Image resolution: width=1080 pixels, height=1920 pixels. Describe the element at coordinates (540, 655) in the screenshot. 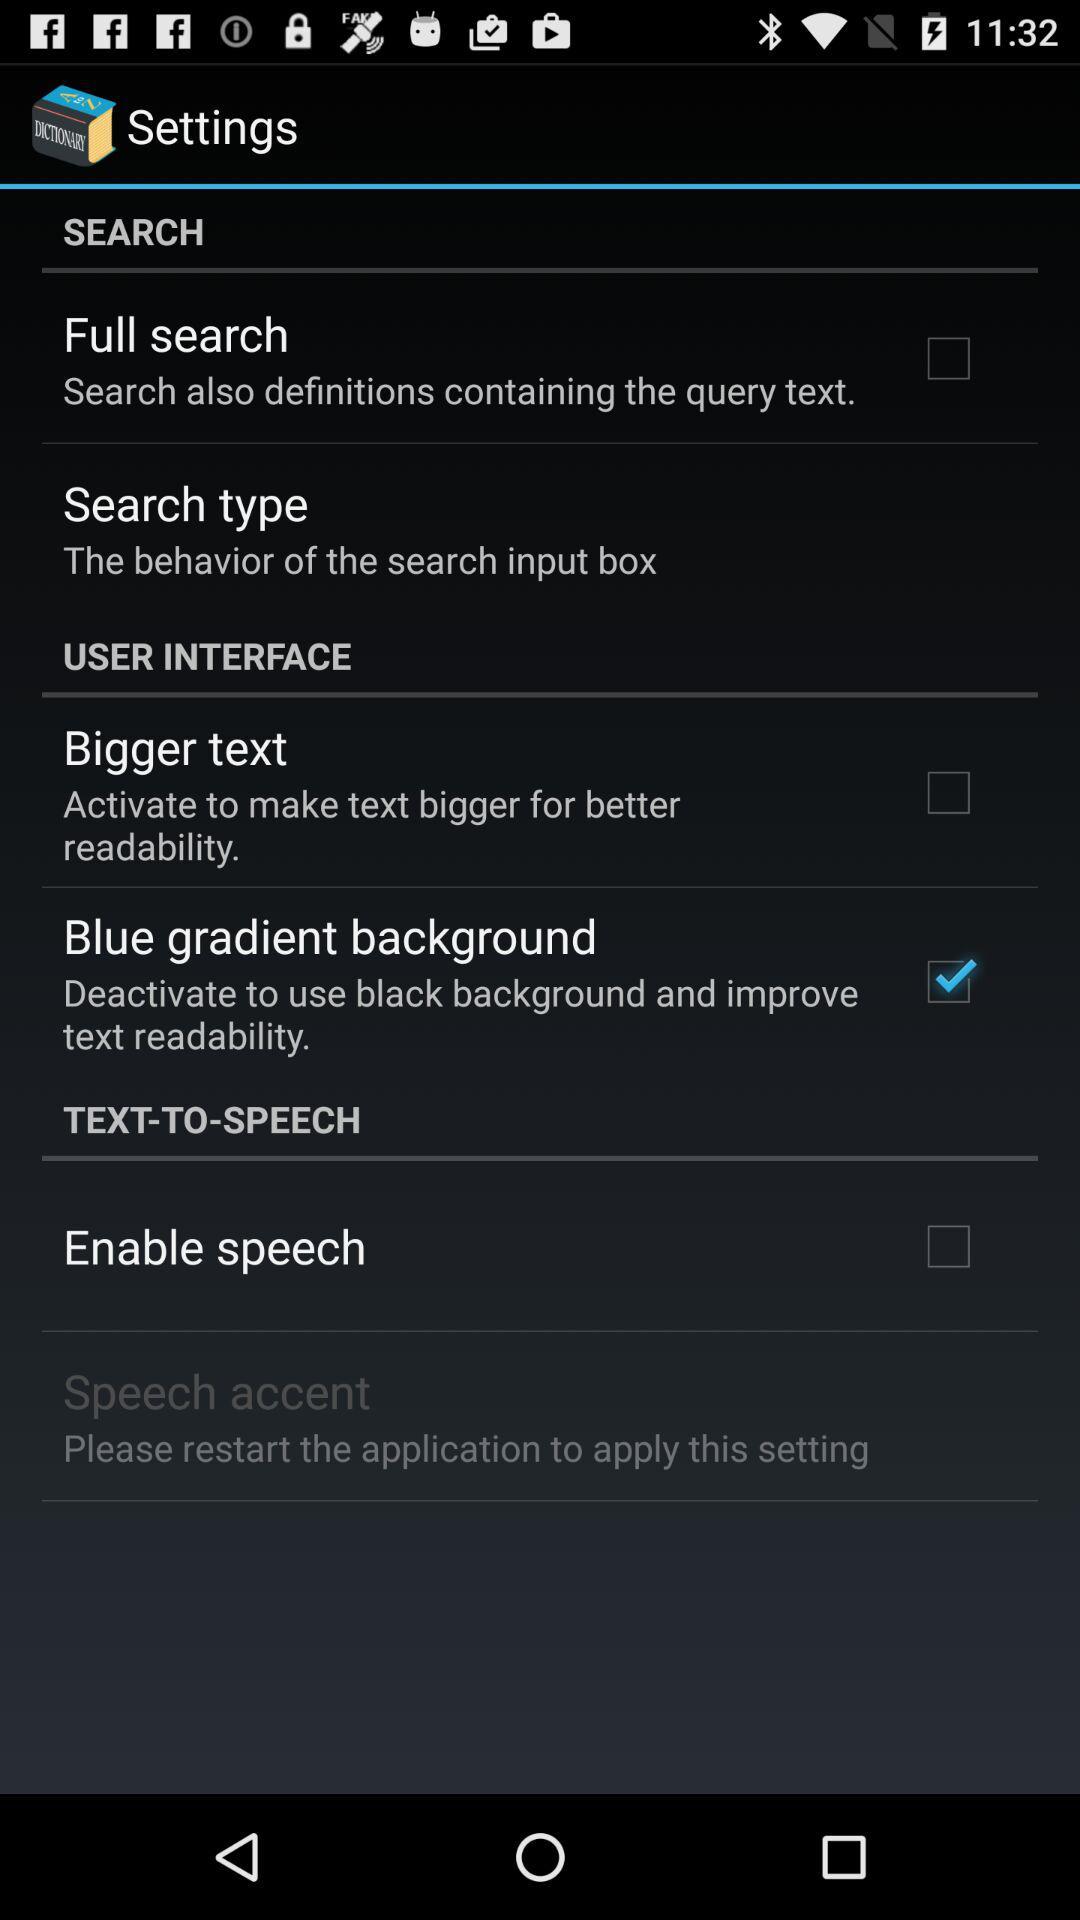

I see `the user interface icon` at that location.